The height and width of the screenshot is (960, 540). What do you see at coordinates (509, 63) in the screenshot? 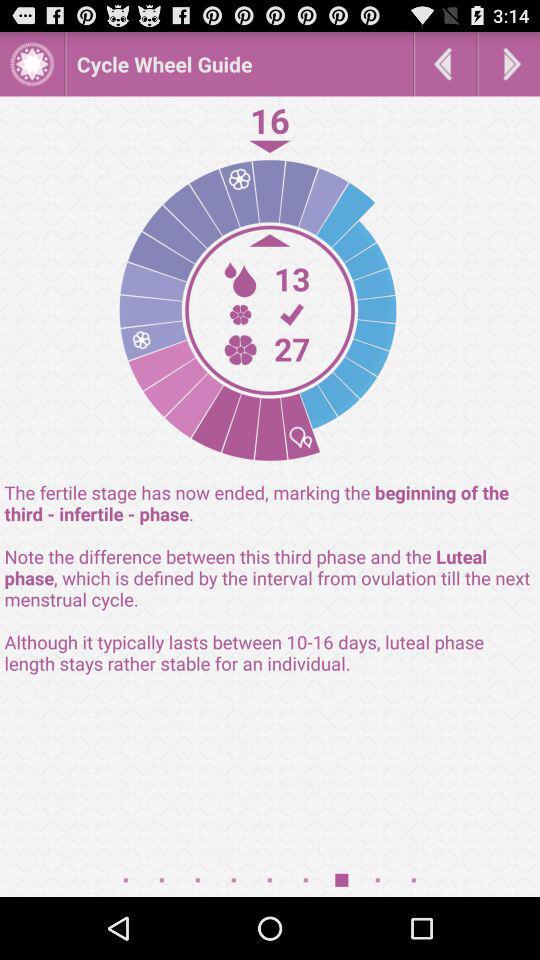
I see `go next` at bounding box center [509, 63].